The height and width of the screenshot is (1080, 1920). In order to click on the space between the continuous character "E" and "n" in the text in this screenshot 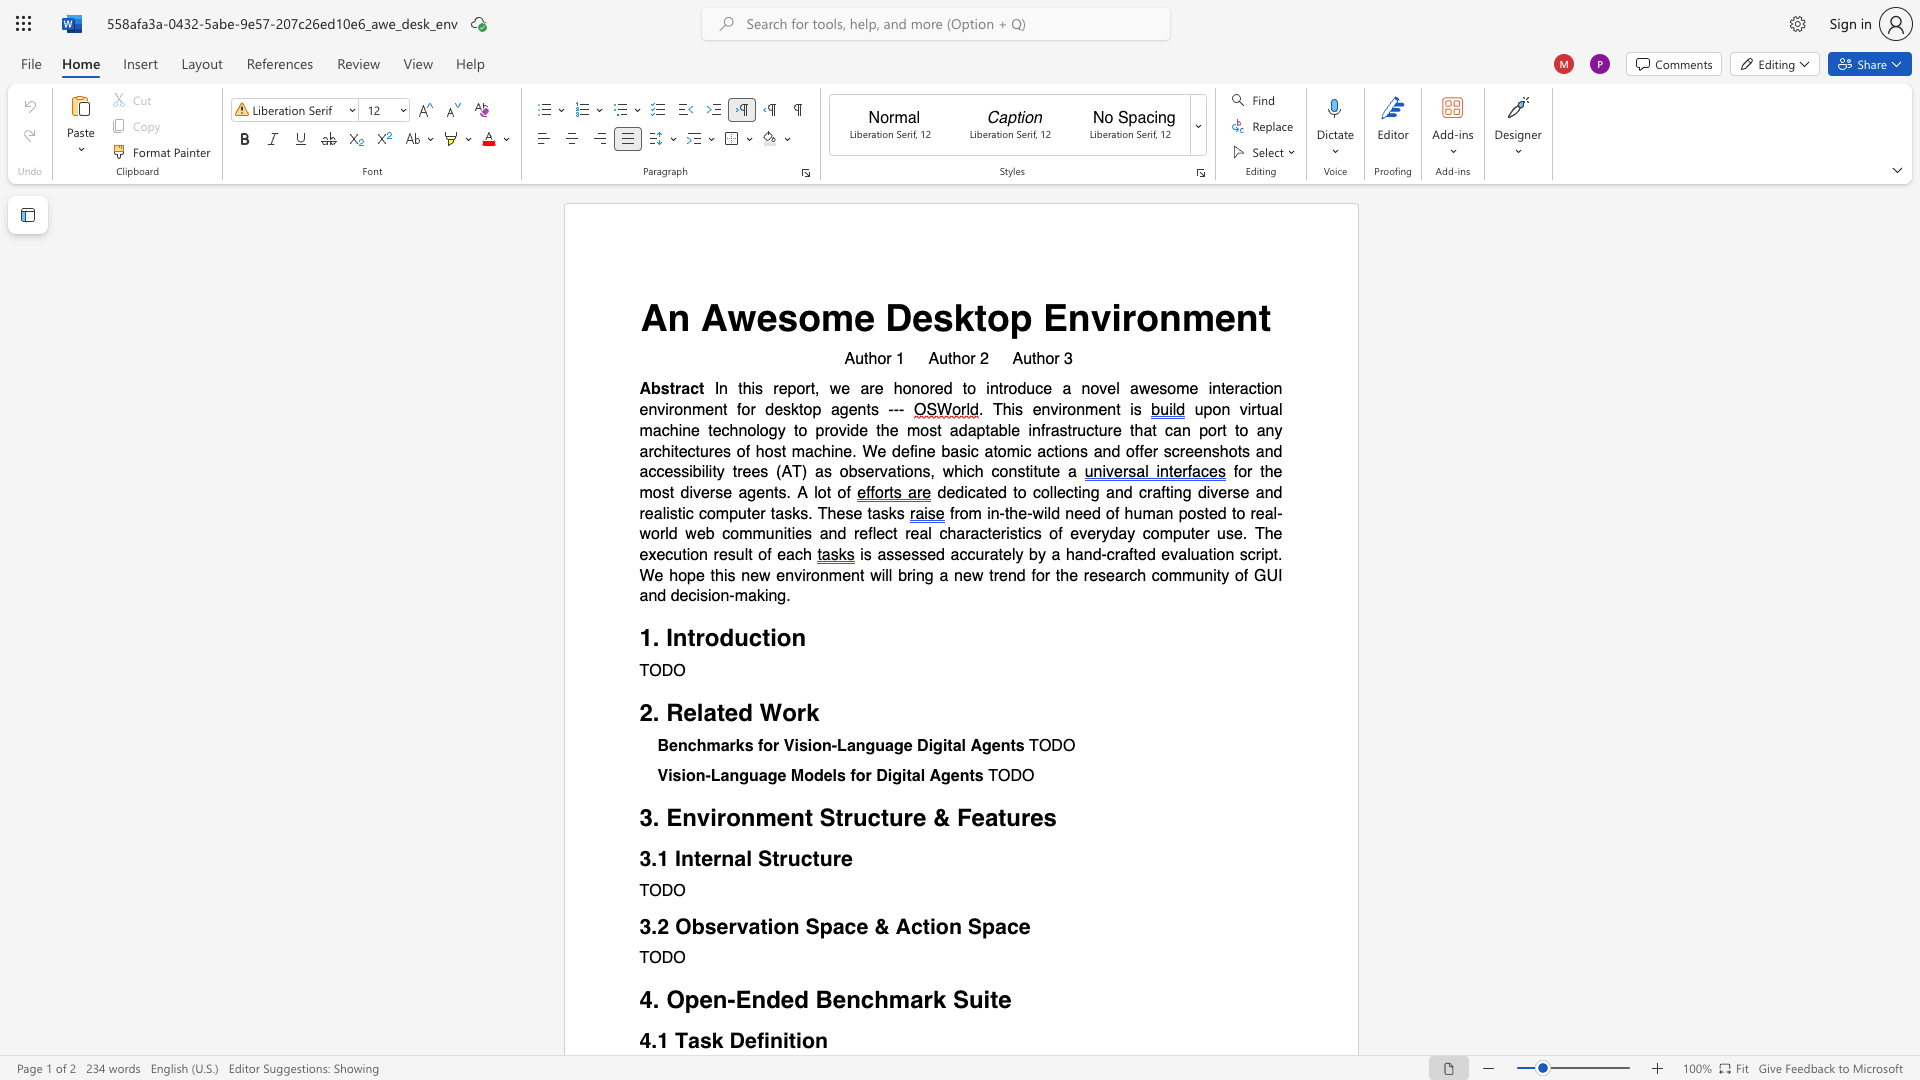, I will do `click(1066, 316)`.